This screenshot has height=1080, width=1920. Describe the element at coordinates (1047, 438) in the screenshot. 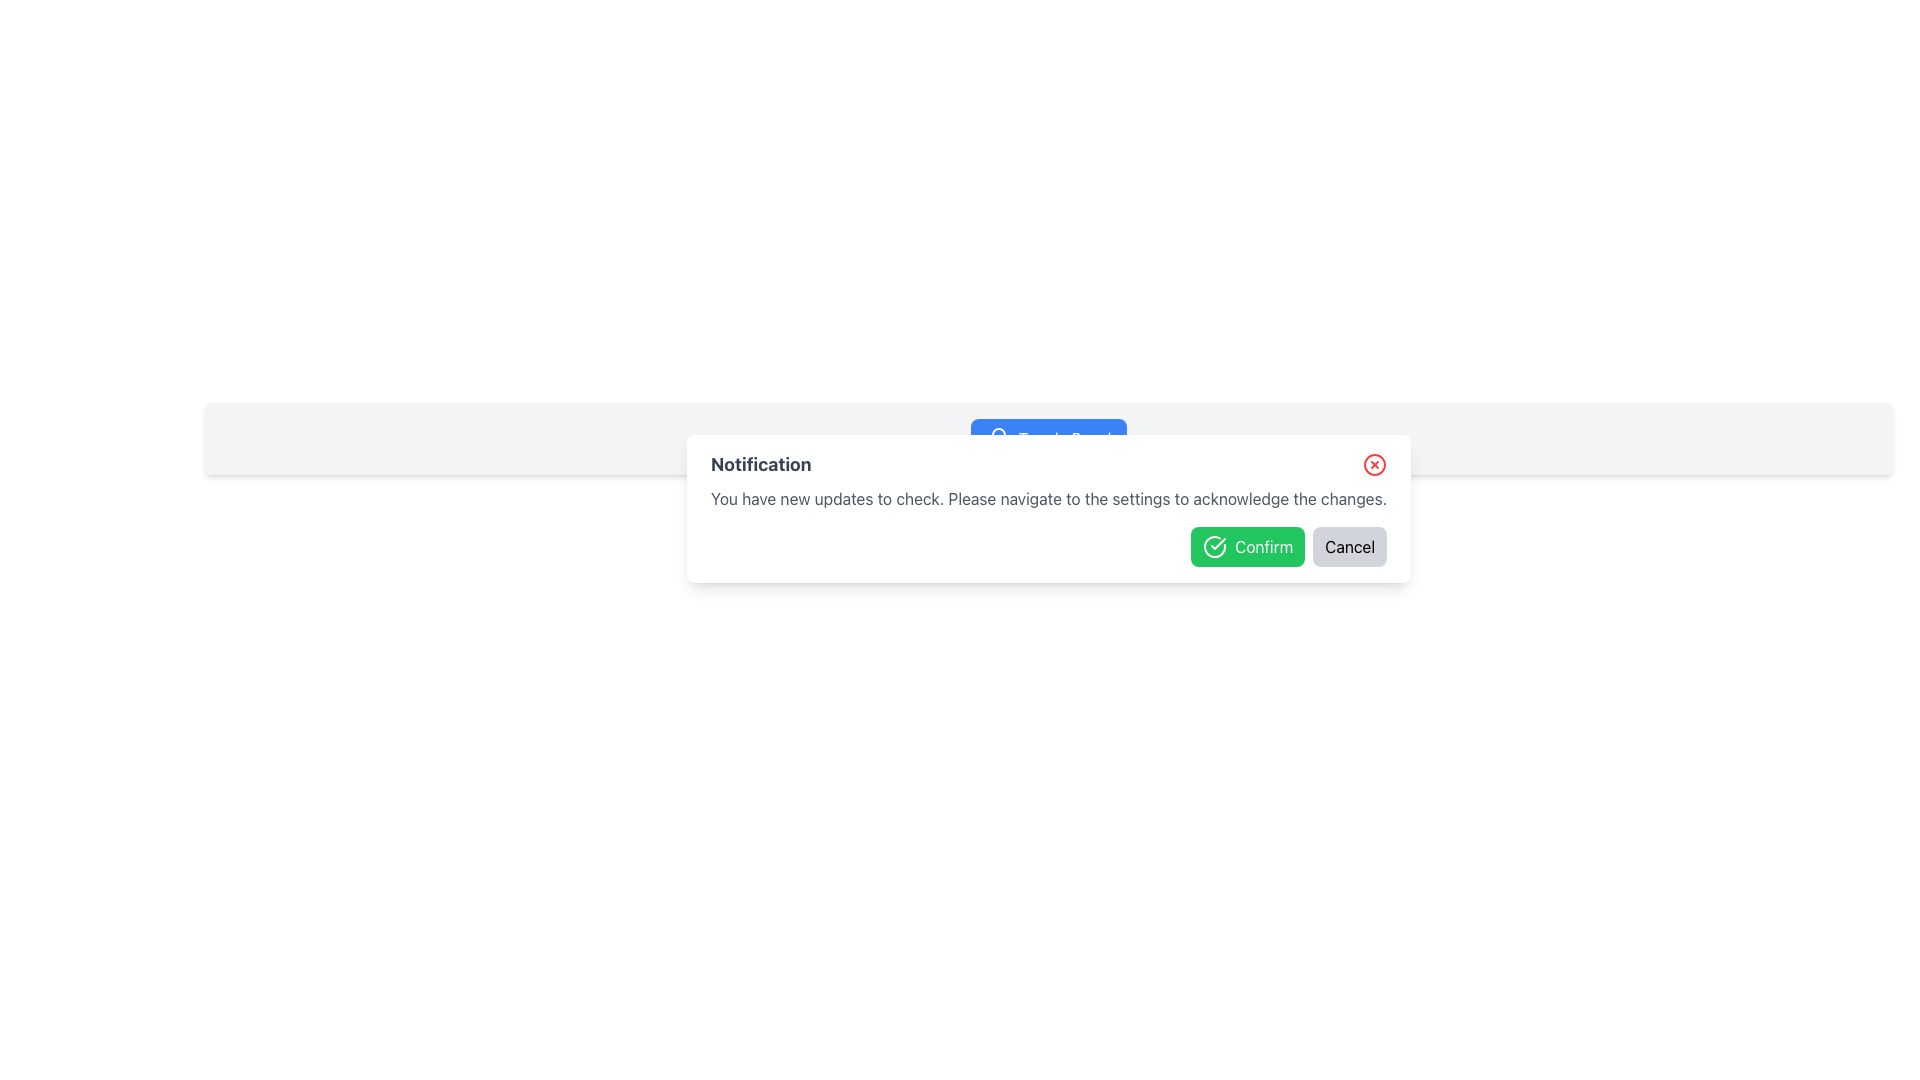

I see `the 'Toggle Panel' button with a blue background and white text` at that location.